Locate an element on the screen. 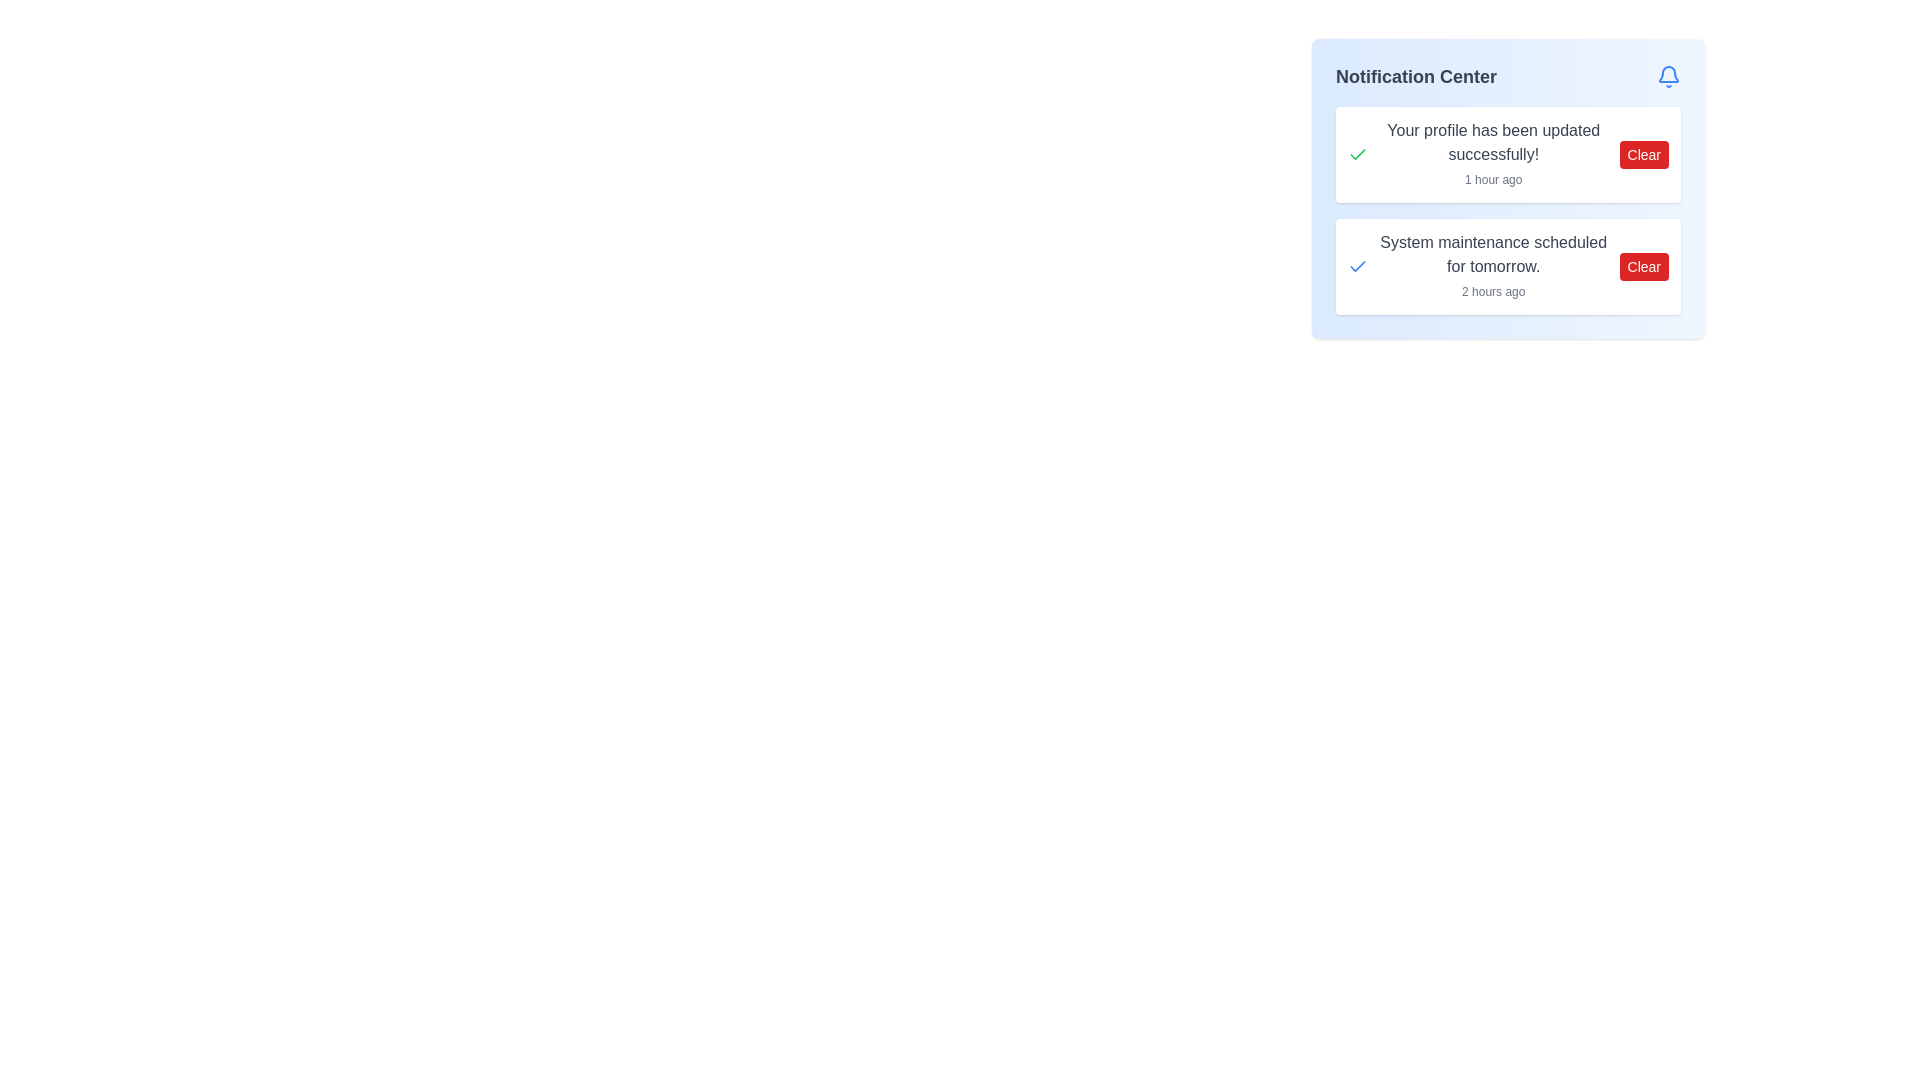  the checkmark icon indicating successful profile updates located in the Notification Center panel is located at coordinates (1358, 265).